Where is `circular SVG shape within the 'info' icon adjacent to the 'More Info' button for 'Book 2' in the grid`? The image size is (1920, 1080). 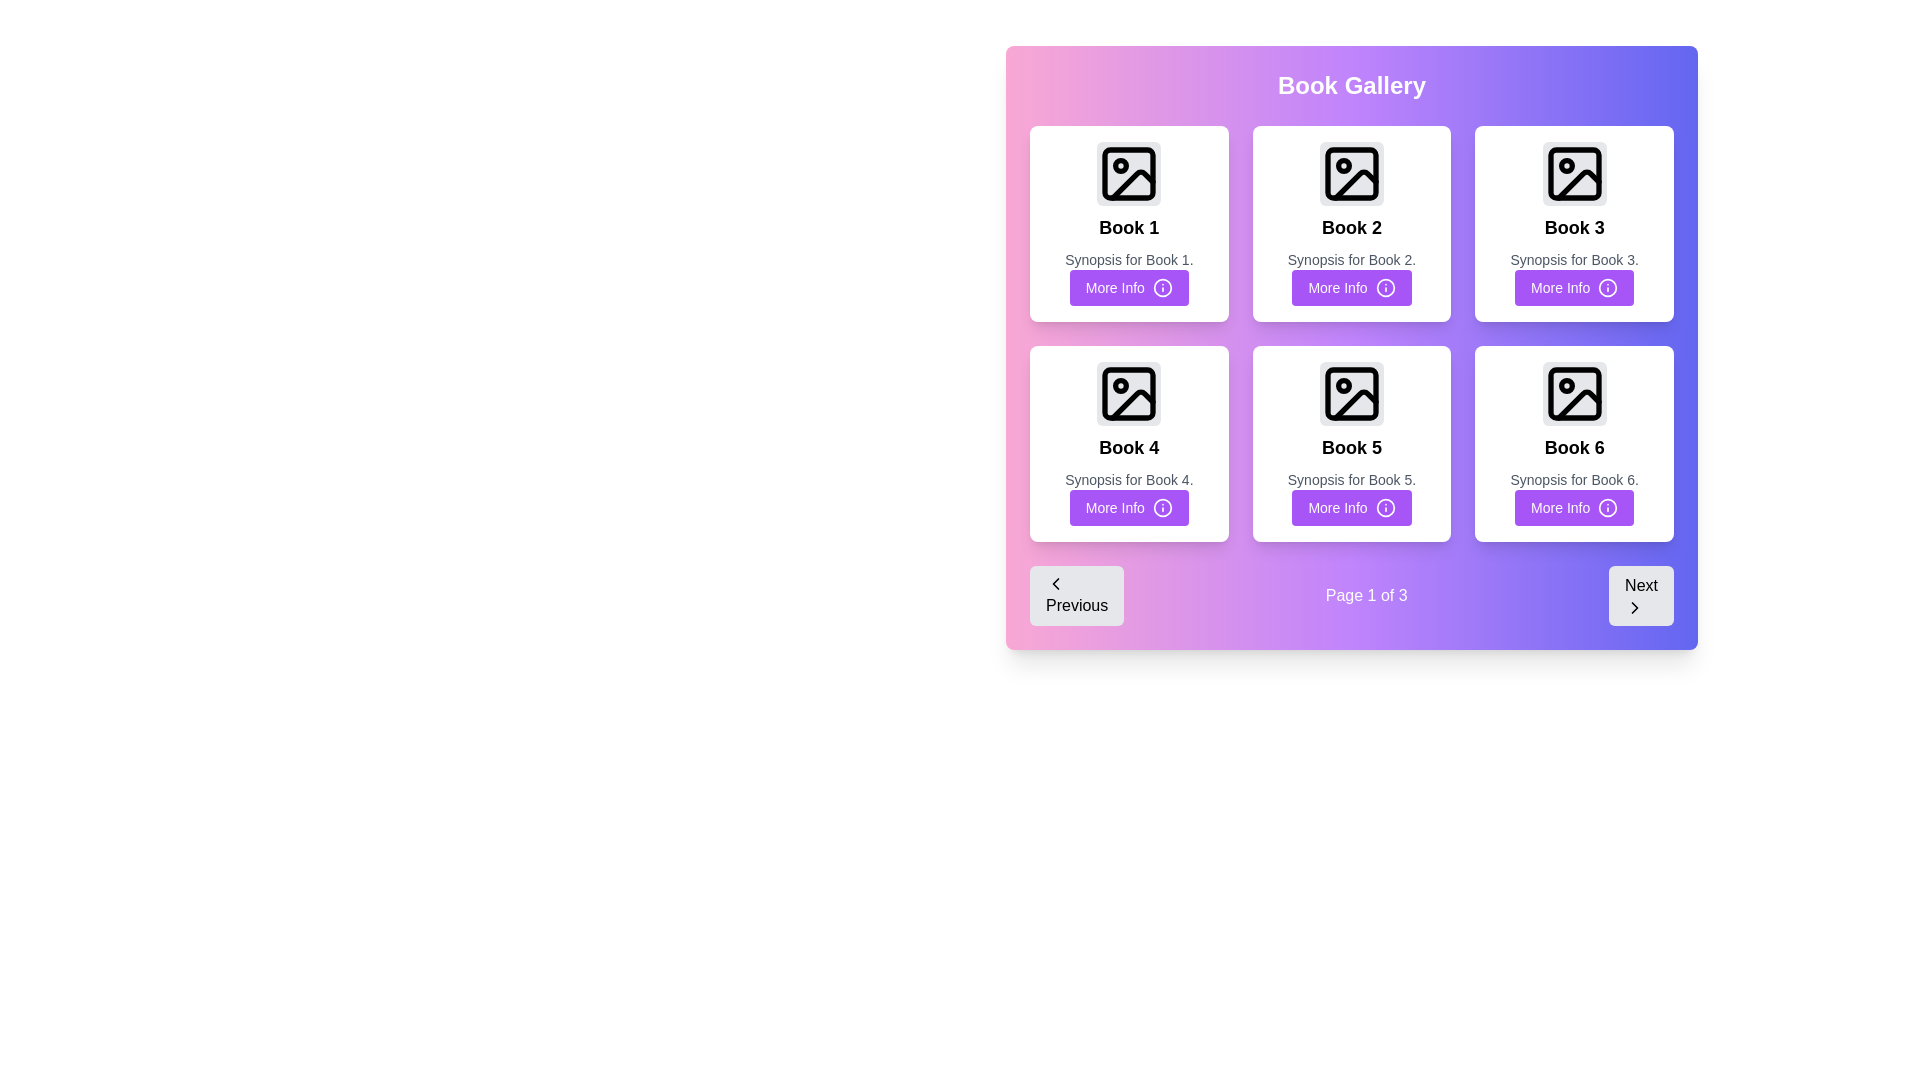 circular SVG shape within the 'info' icon adjacent to the 'More Info' button for 'Book 2' in the grid is located at coordinates (1384, 288).